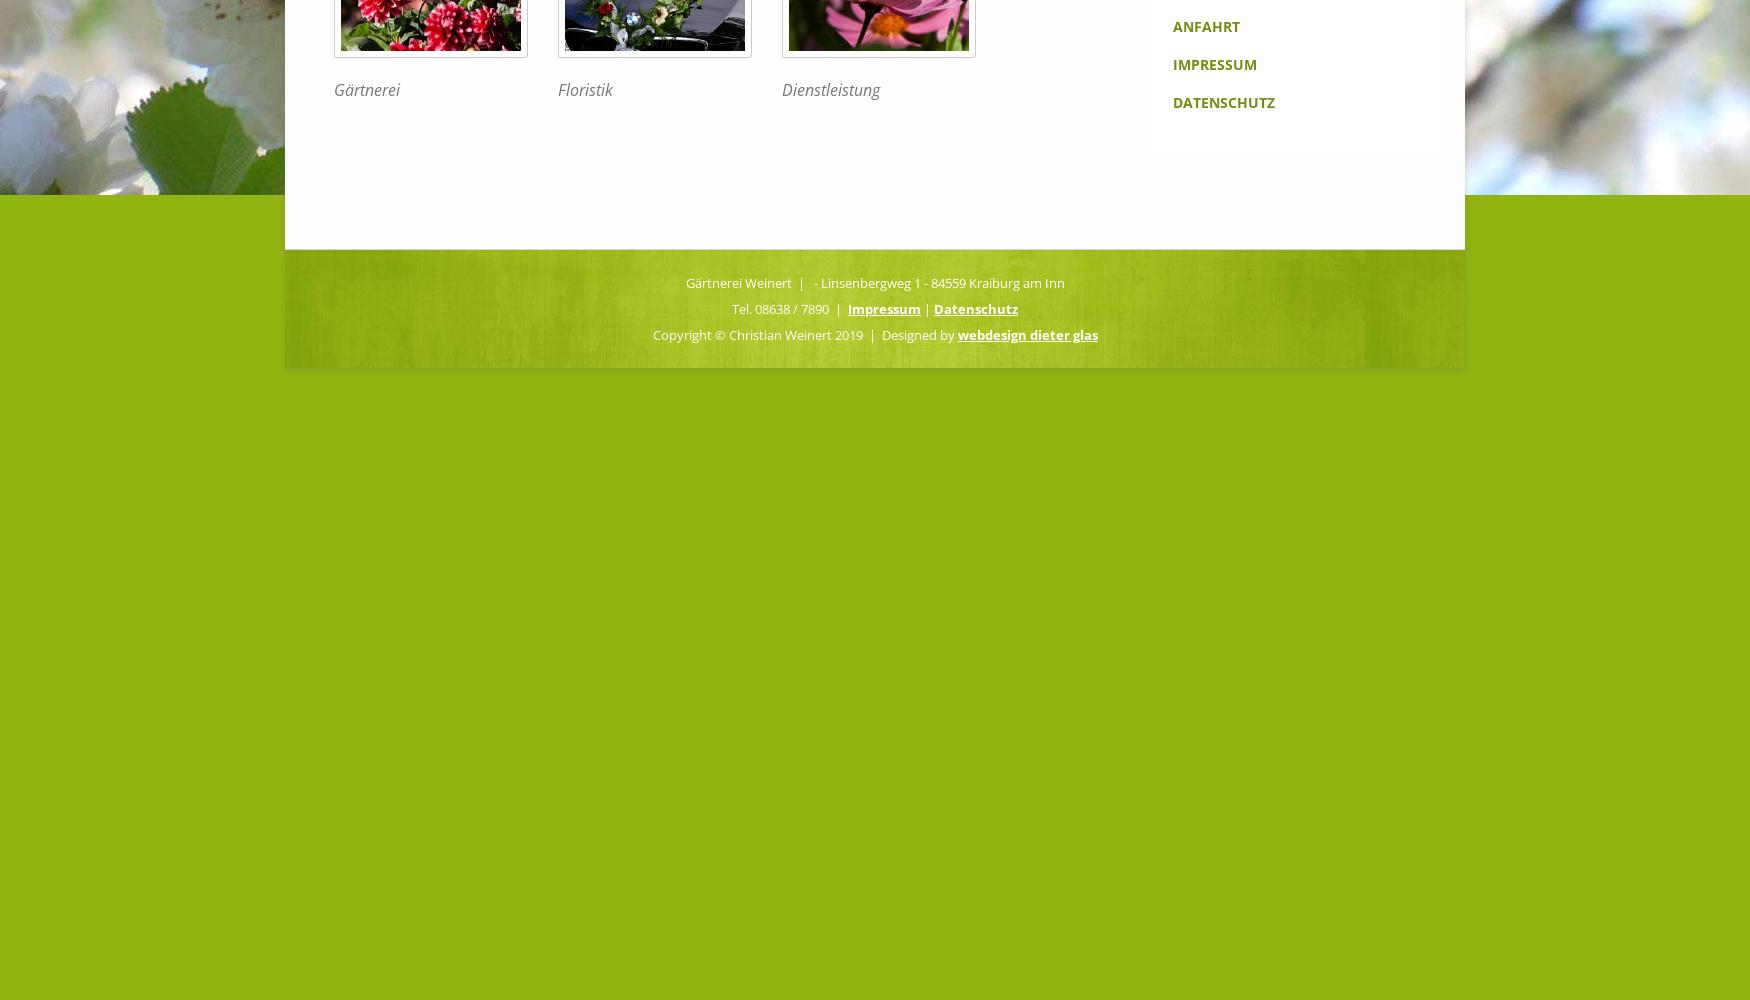  What do you see at coordinates (1026, 333) in the screenshot?
I see `'webdesign dieter glas'` at bounding box center [1026, 333].